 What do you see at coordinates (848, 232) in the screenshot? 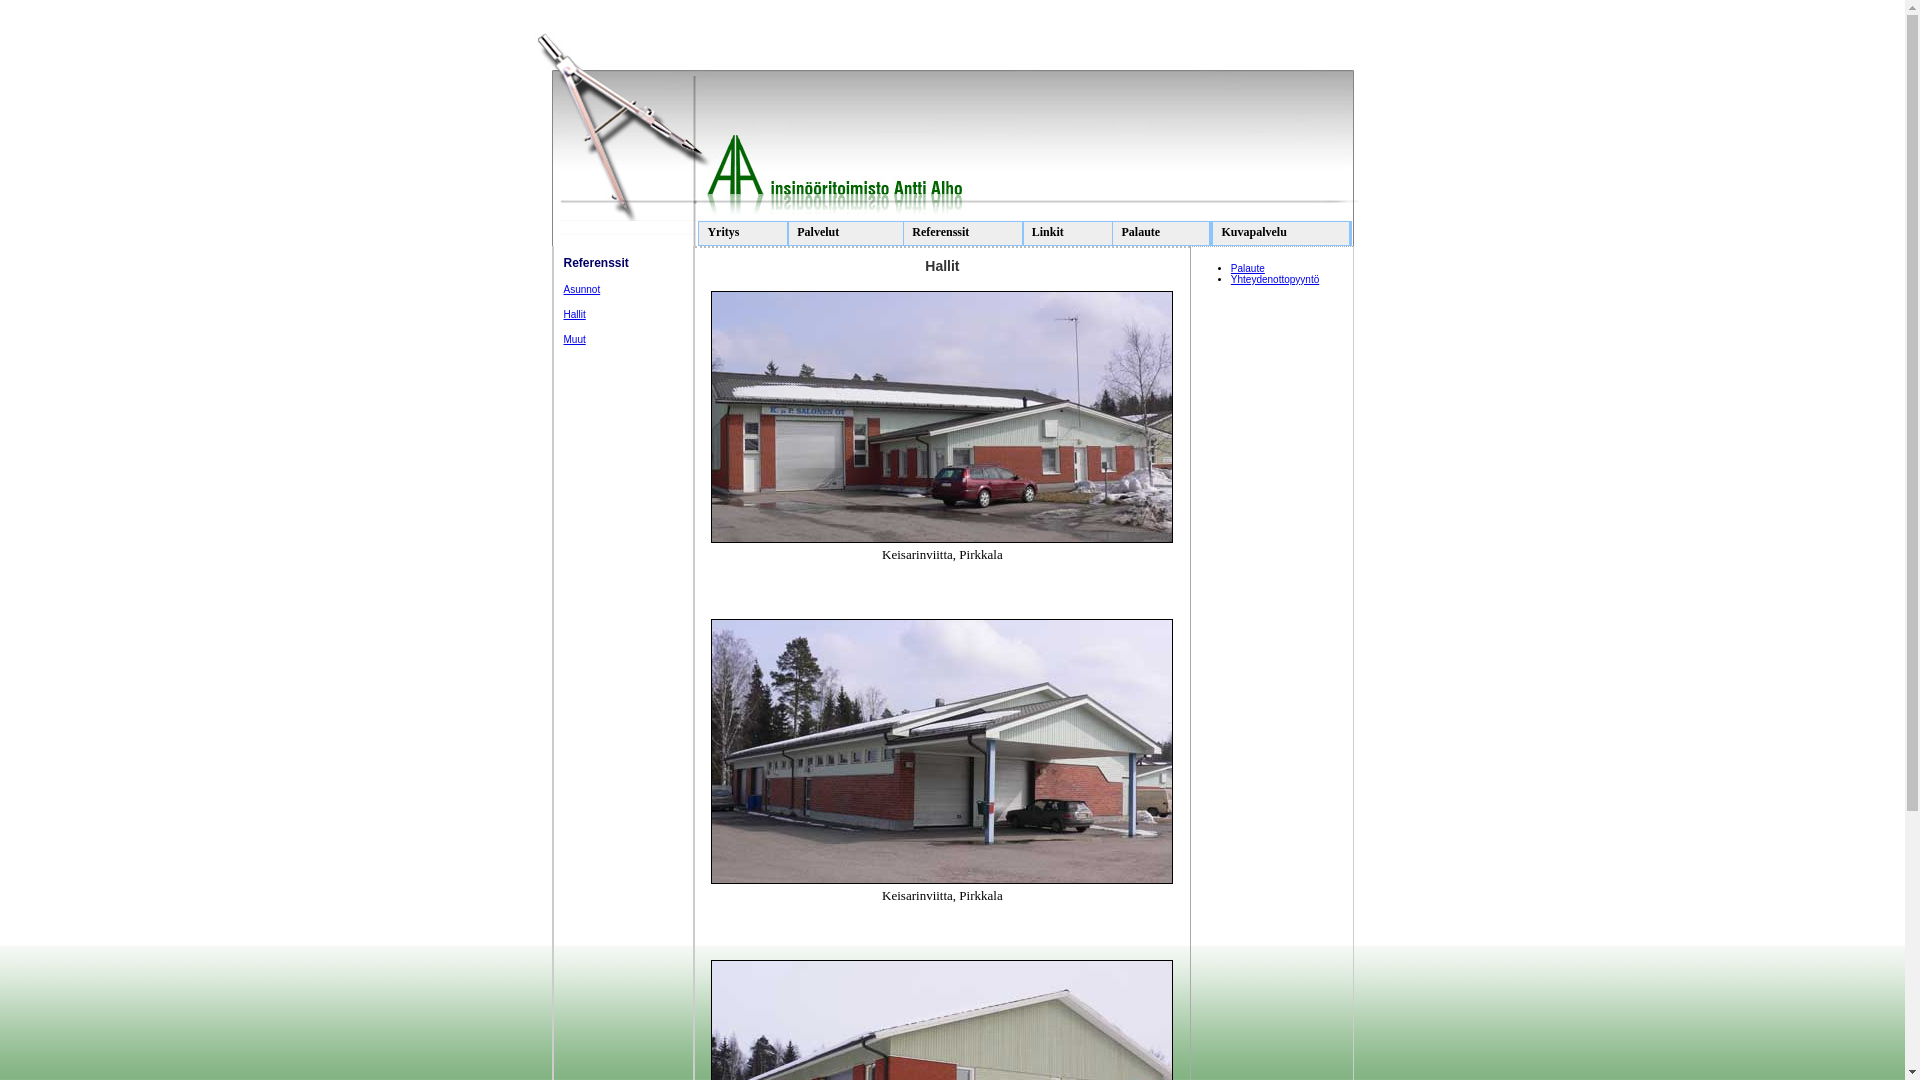
I see `'Palvelut'` at bounding box center [848, 232].